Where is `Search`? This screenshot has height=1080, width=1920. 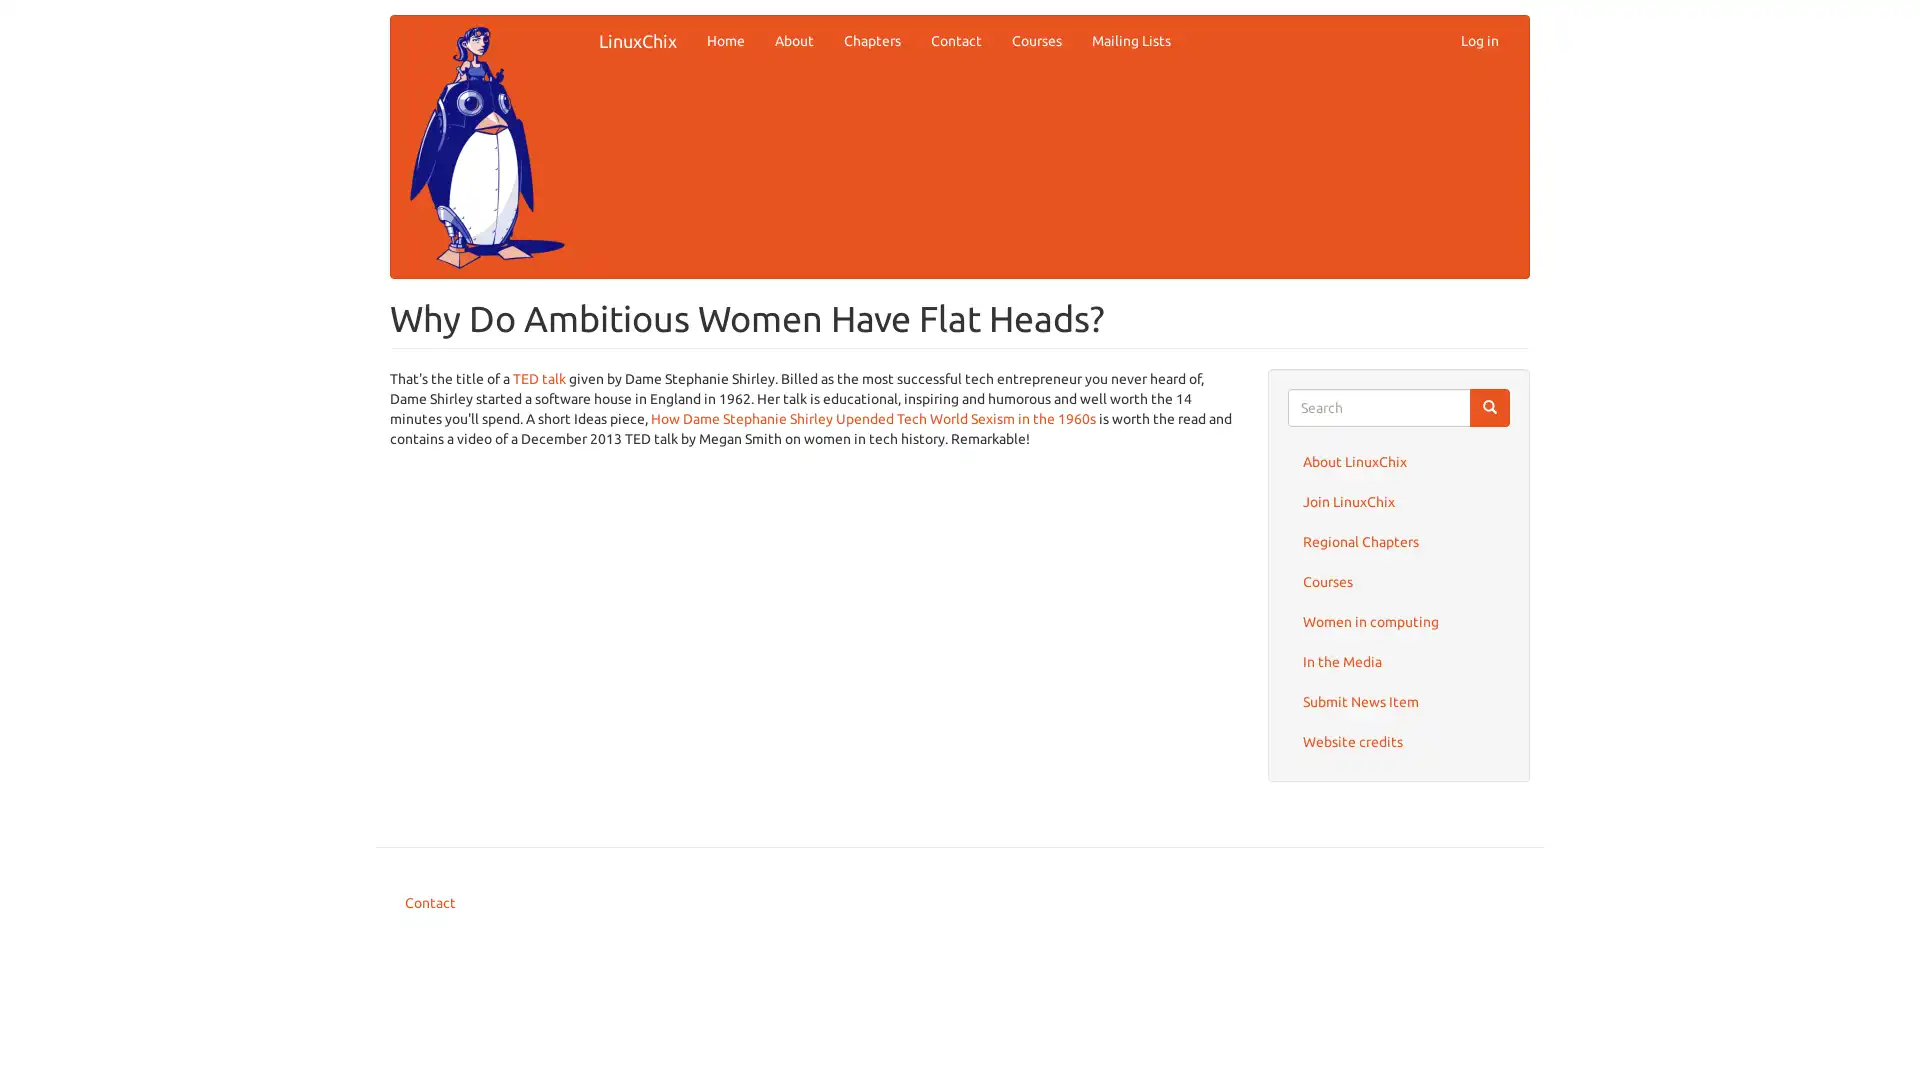 Search is located at coordinates (1489, 406).